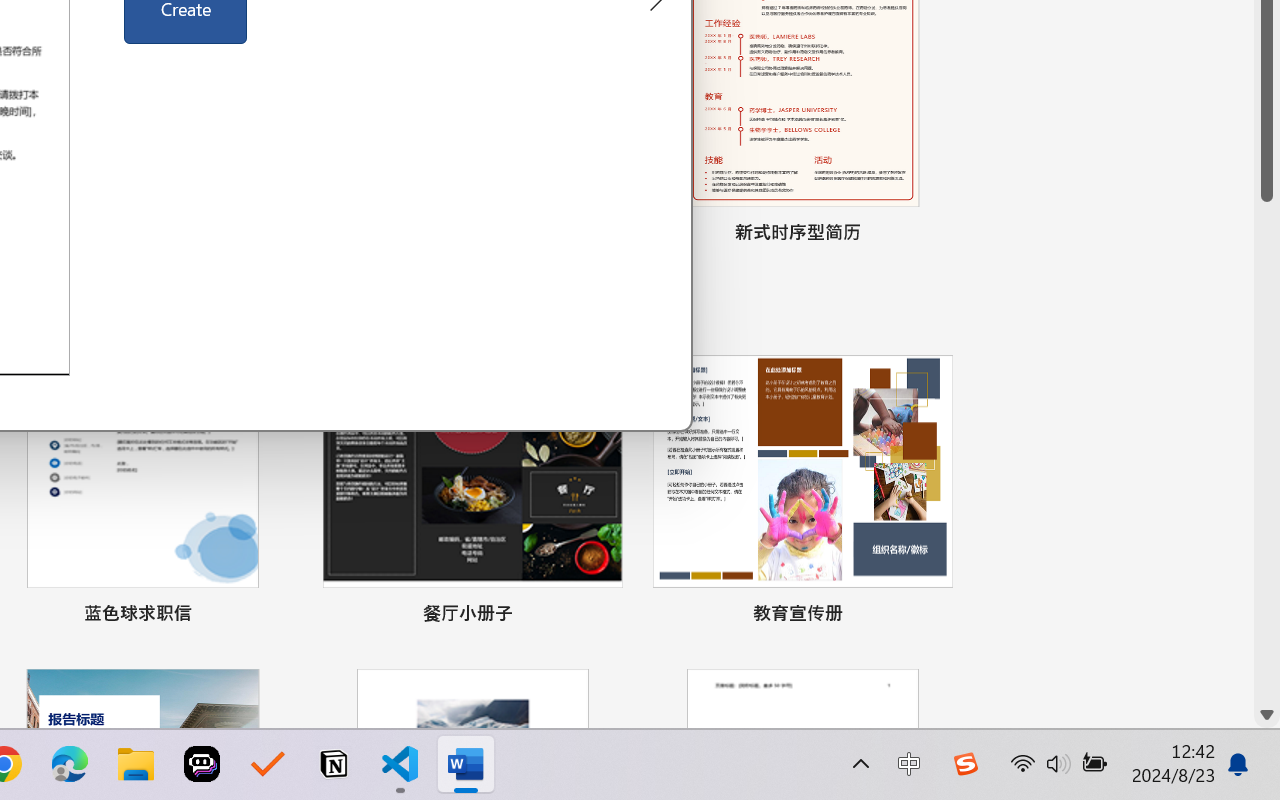  Describe the element at coordinates (1266, 450) in the screenshot. I see `'Page down'` at that location.